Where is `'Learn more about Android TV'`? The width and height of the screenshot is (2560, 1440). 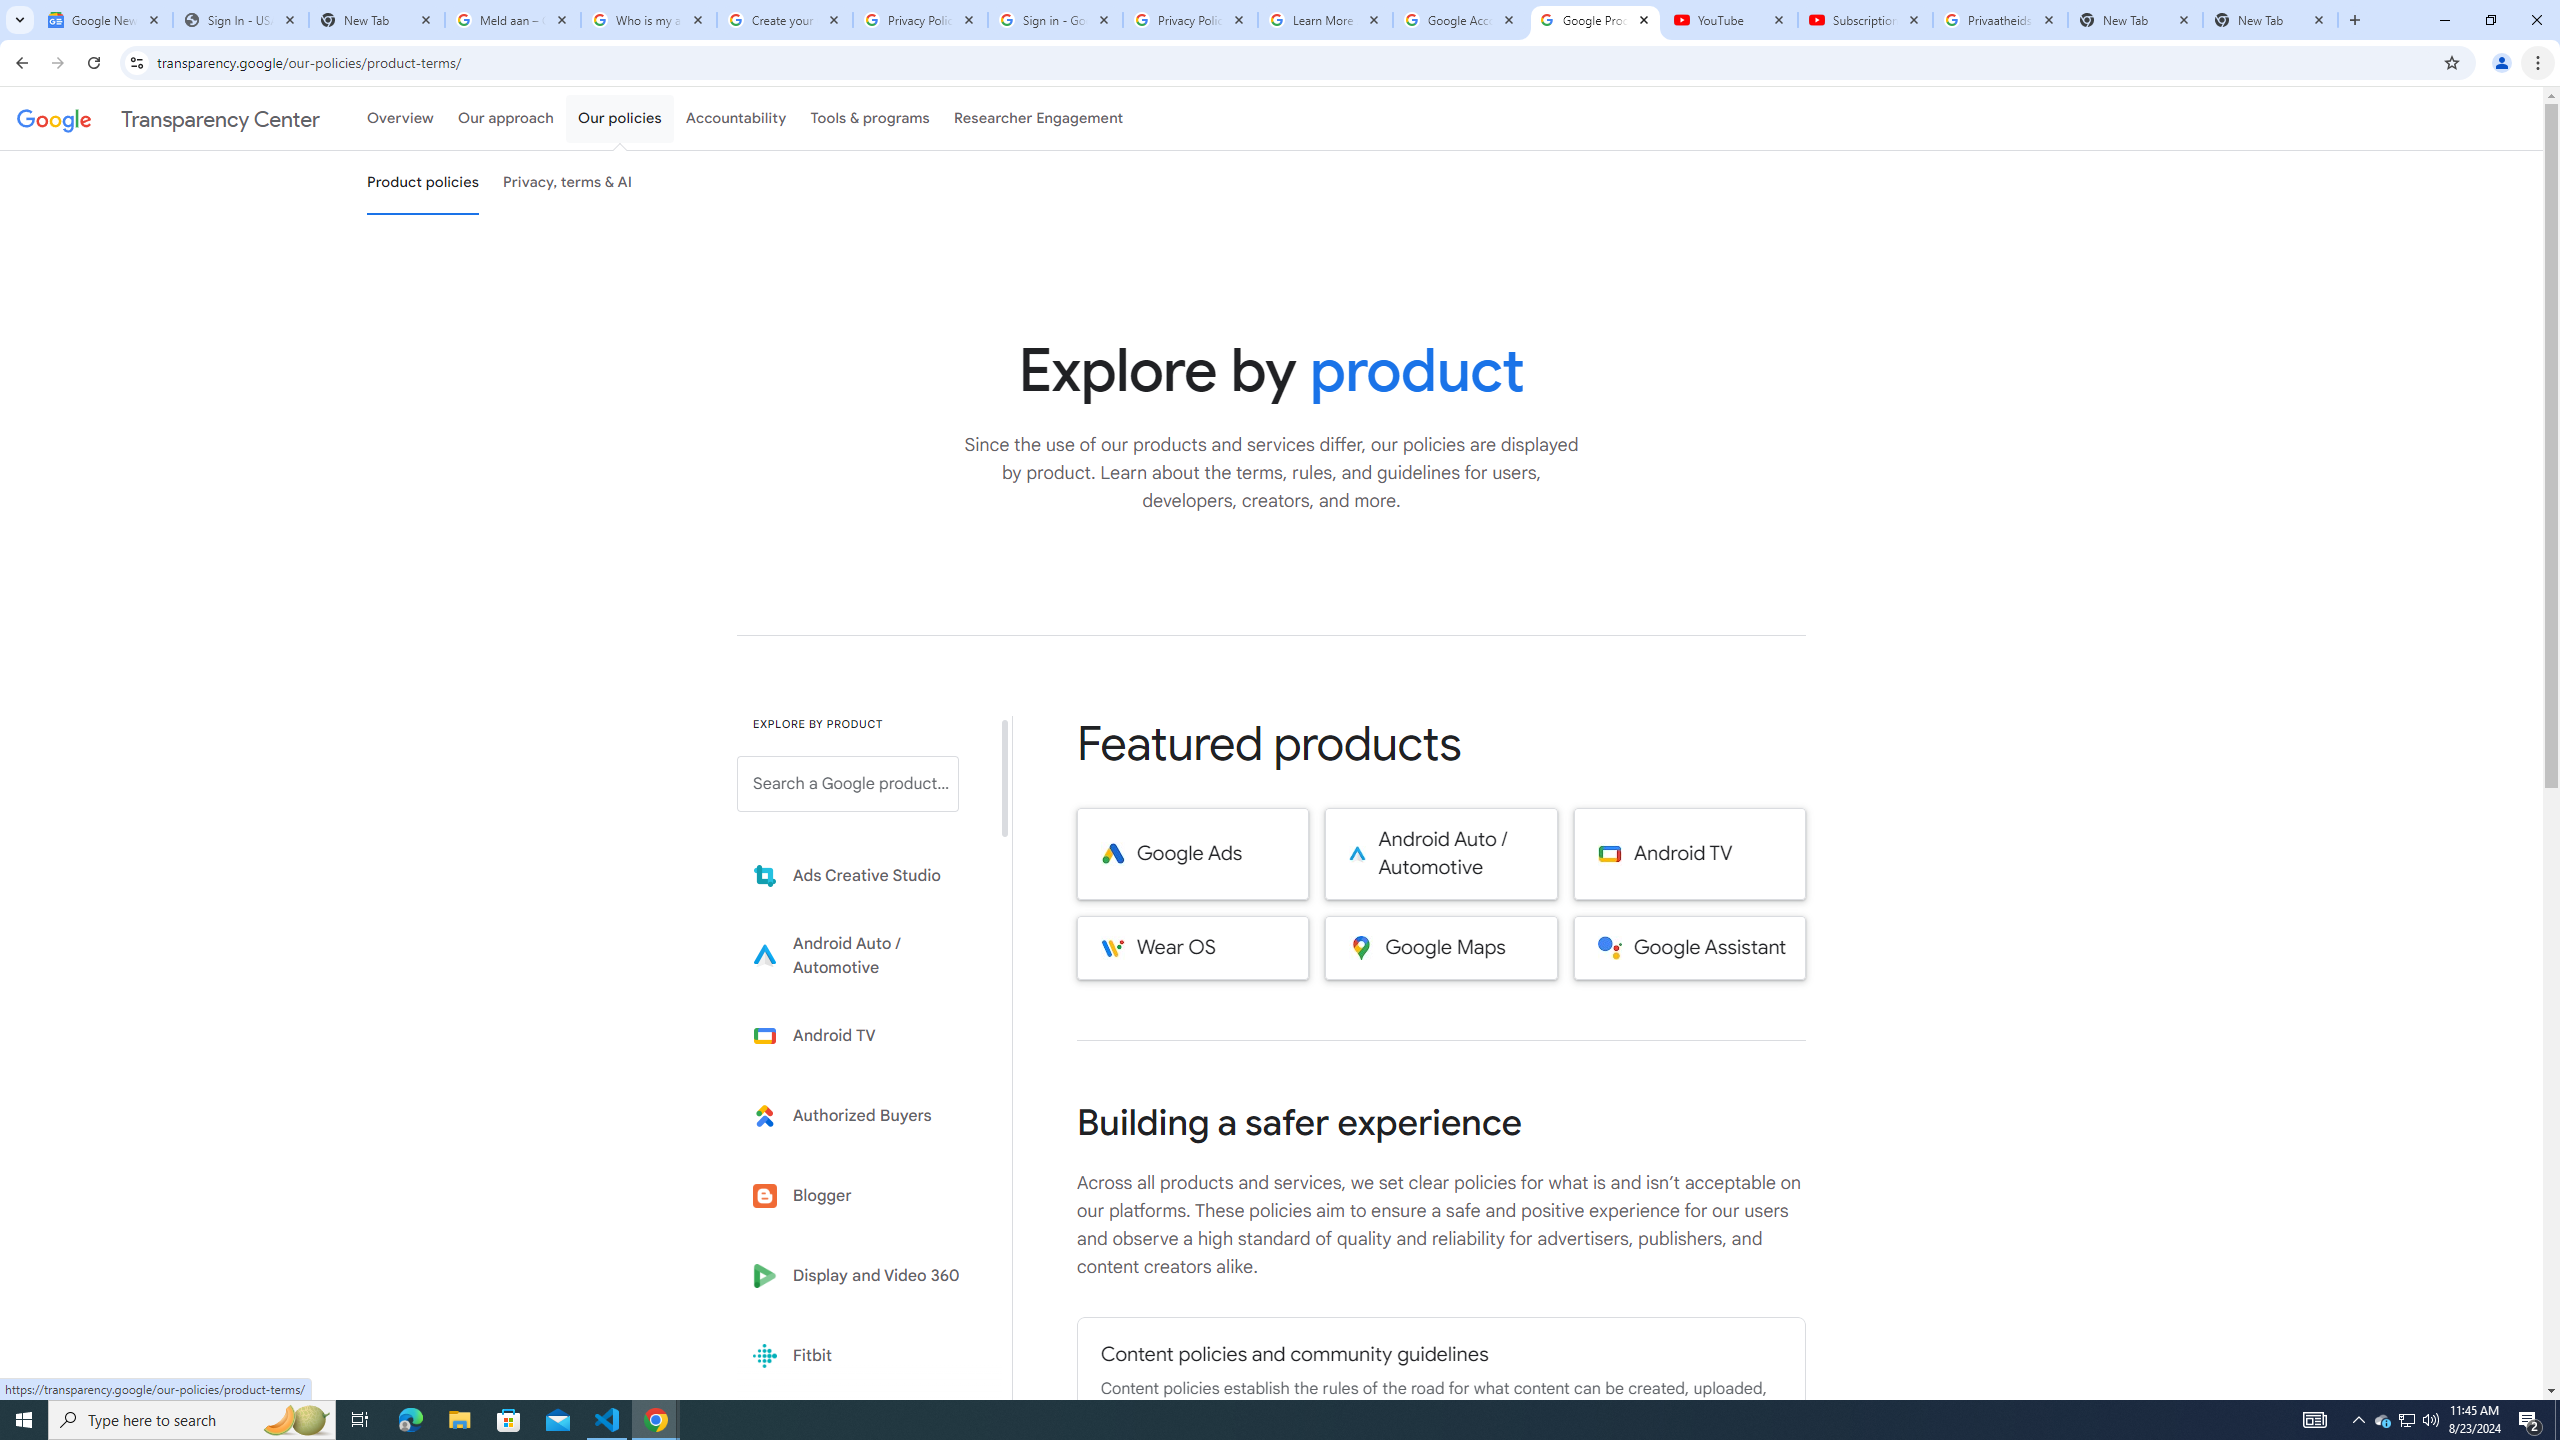 'Learn more about Android TV' is located at coordinates (861, 1035).